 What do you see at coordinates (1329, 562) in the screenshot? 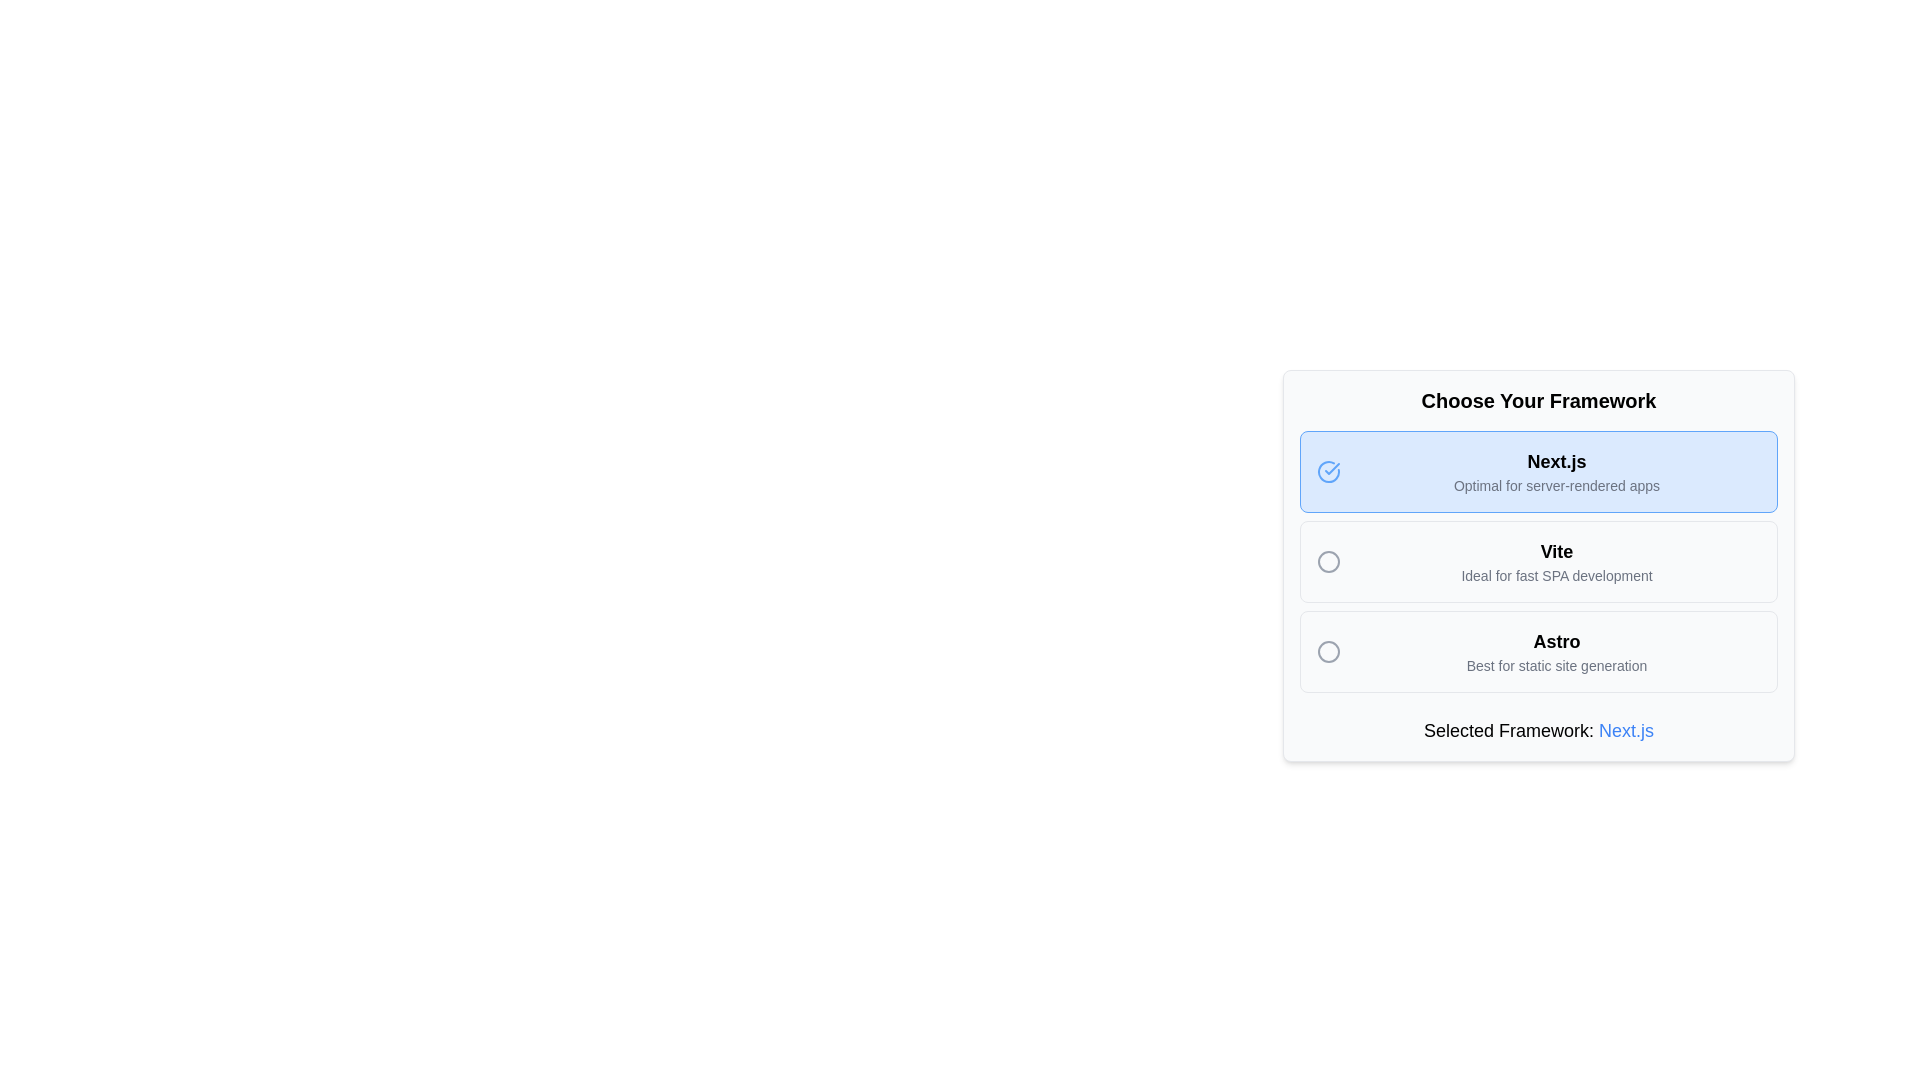
I see `the circle icon located to the left of the 'Vite' label in the 'Choose Your Framework' selection section` at bounding box center [1329, 562].